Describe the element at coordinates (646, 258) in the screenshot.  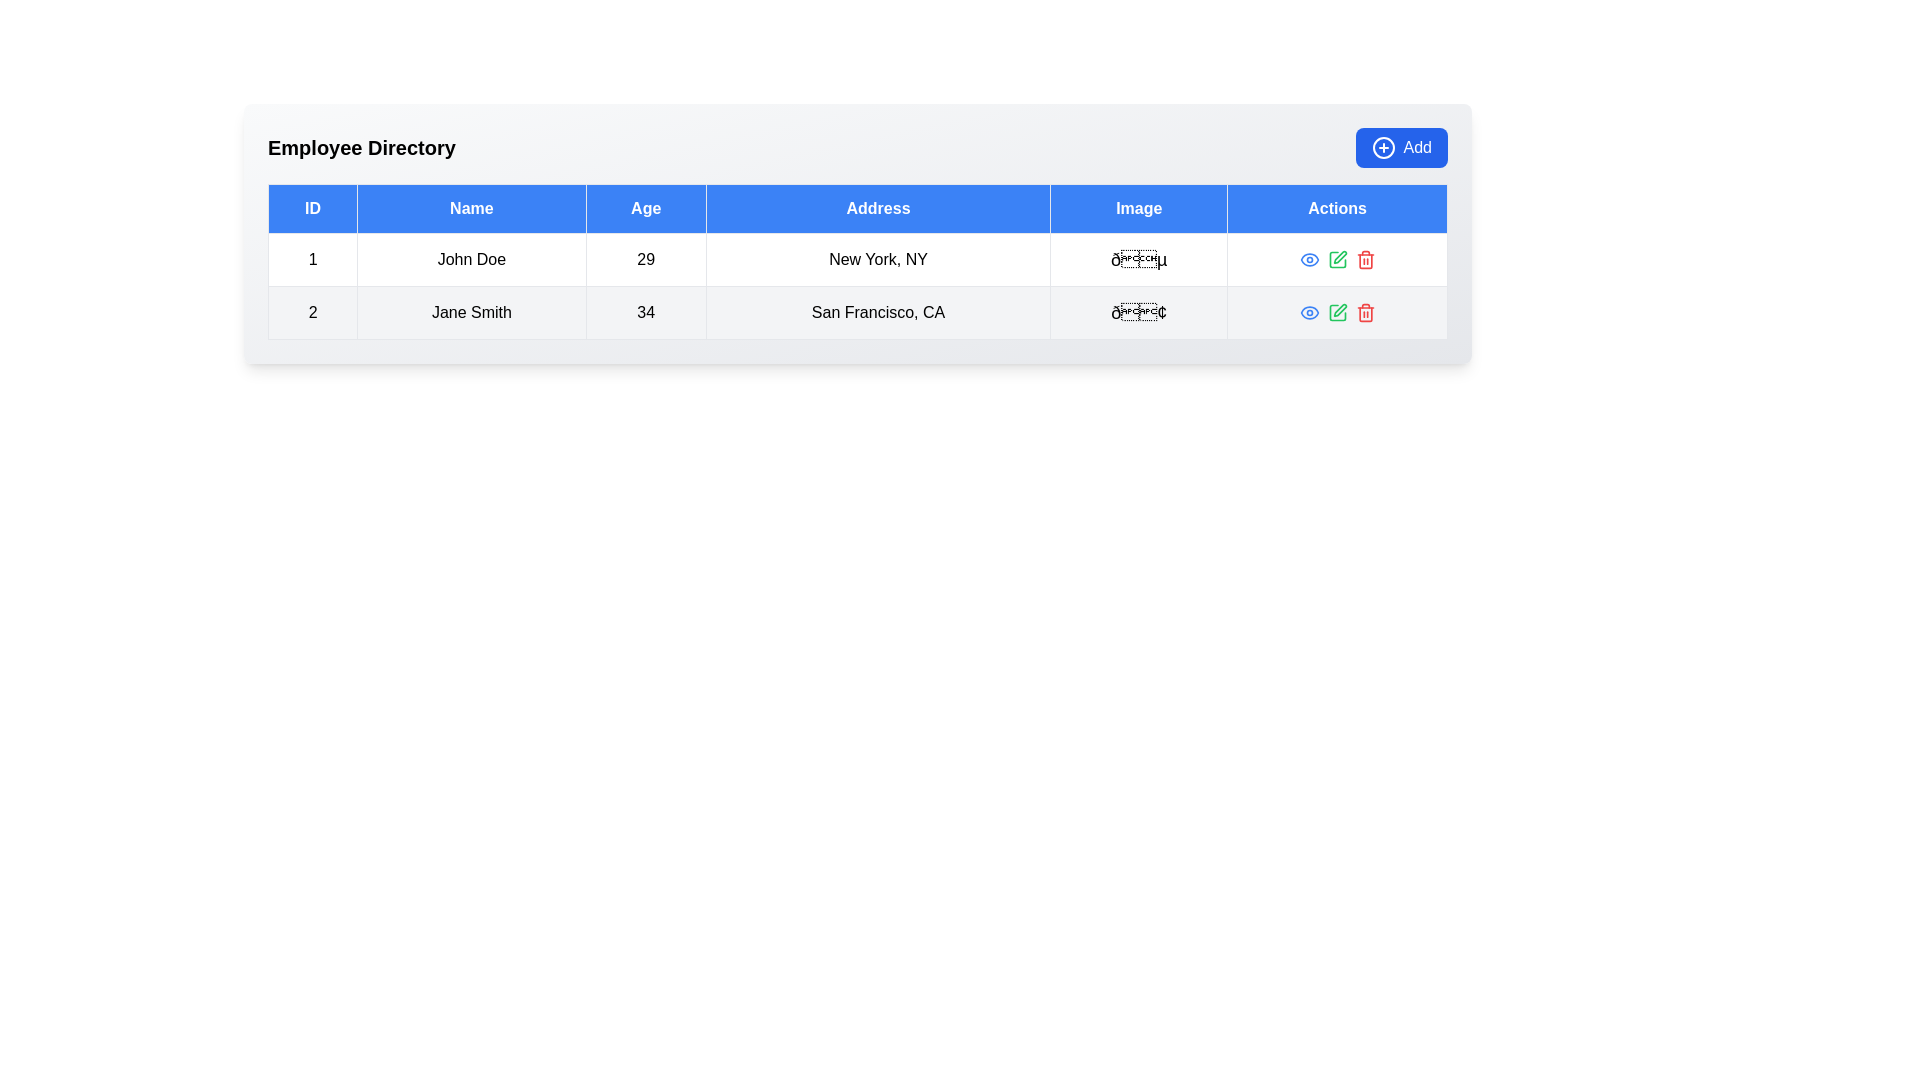
I see `the static table cell displaying the age of the individual listed in the first row, which is located in the third column of the table, between 'John Doe' and 'New York, NY'` at that location.